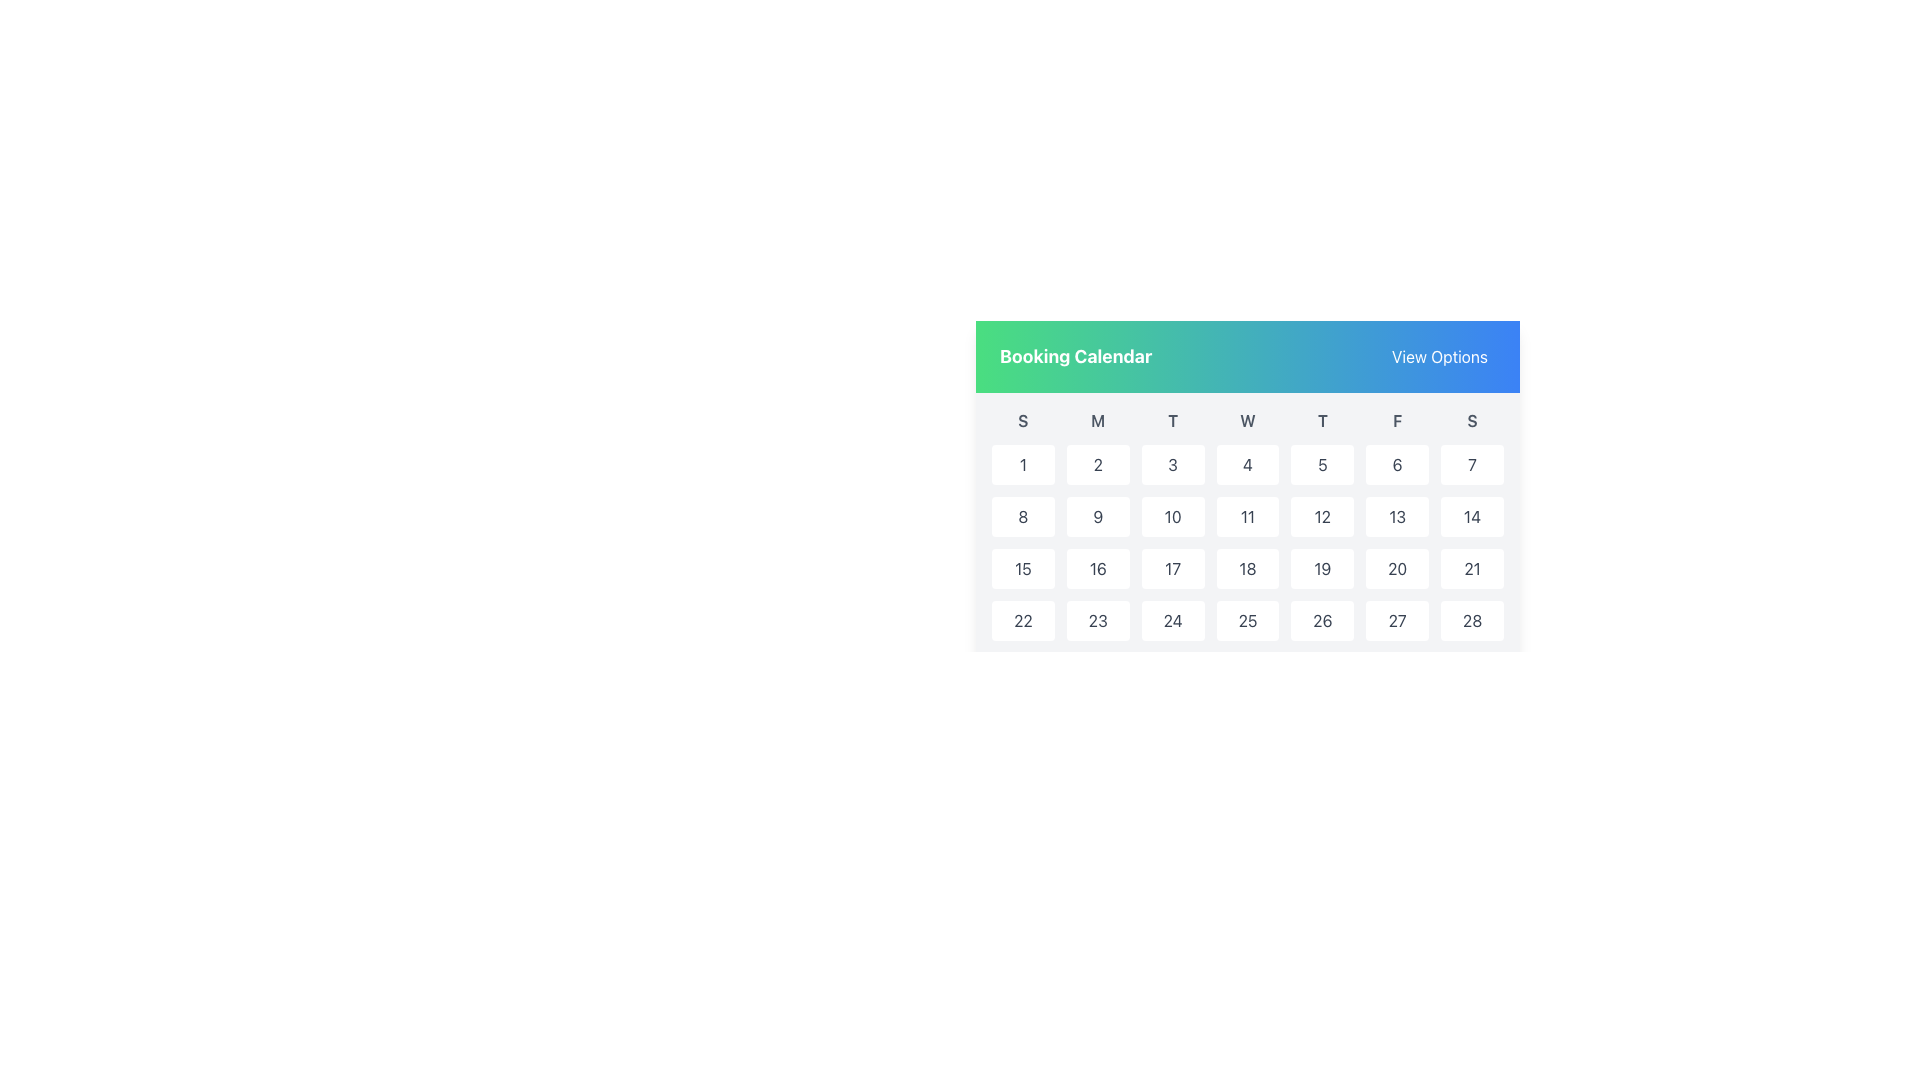 This screenshot has width=1920, height=1080. I want to click on the Calendar day button representing the 26th day in the Booking Calendar, so click(1322, 620).